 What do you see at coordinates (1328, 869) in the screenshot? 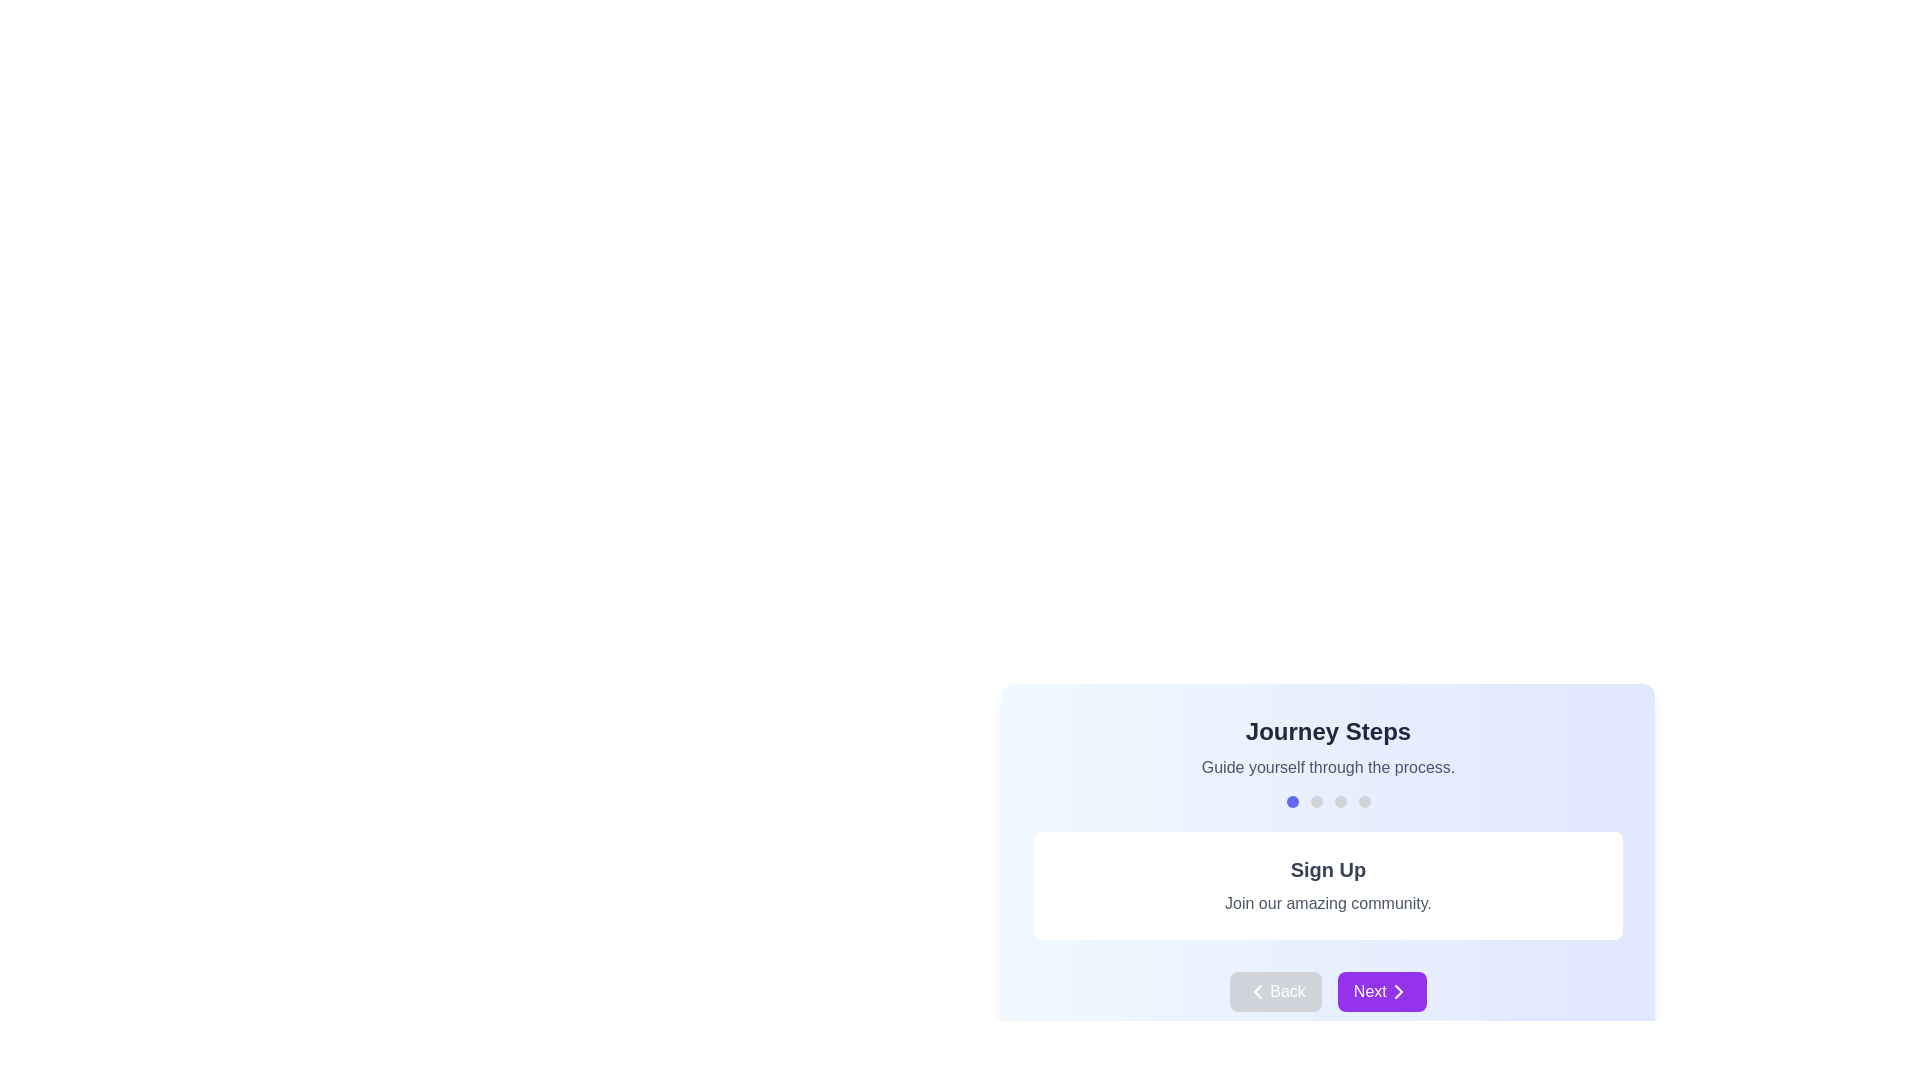
I see `the Text Label that serves as a title or headline indicating the nature of the content, positioned above the text 'Join our amazing community.'` at bounding box center [1328, 869].